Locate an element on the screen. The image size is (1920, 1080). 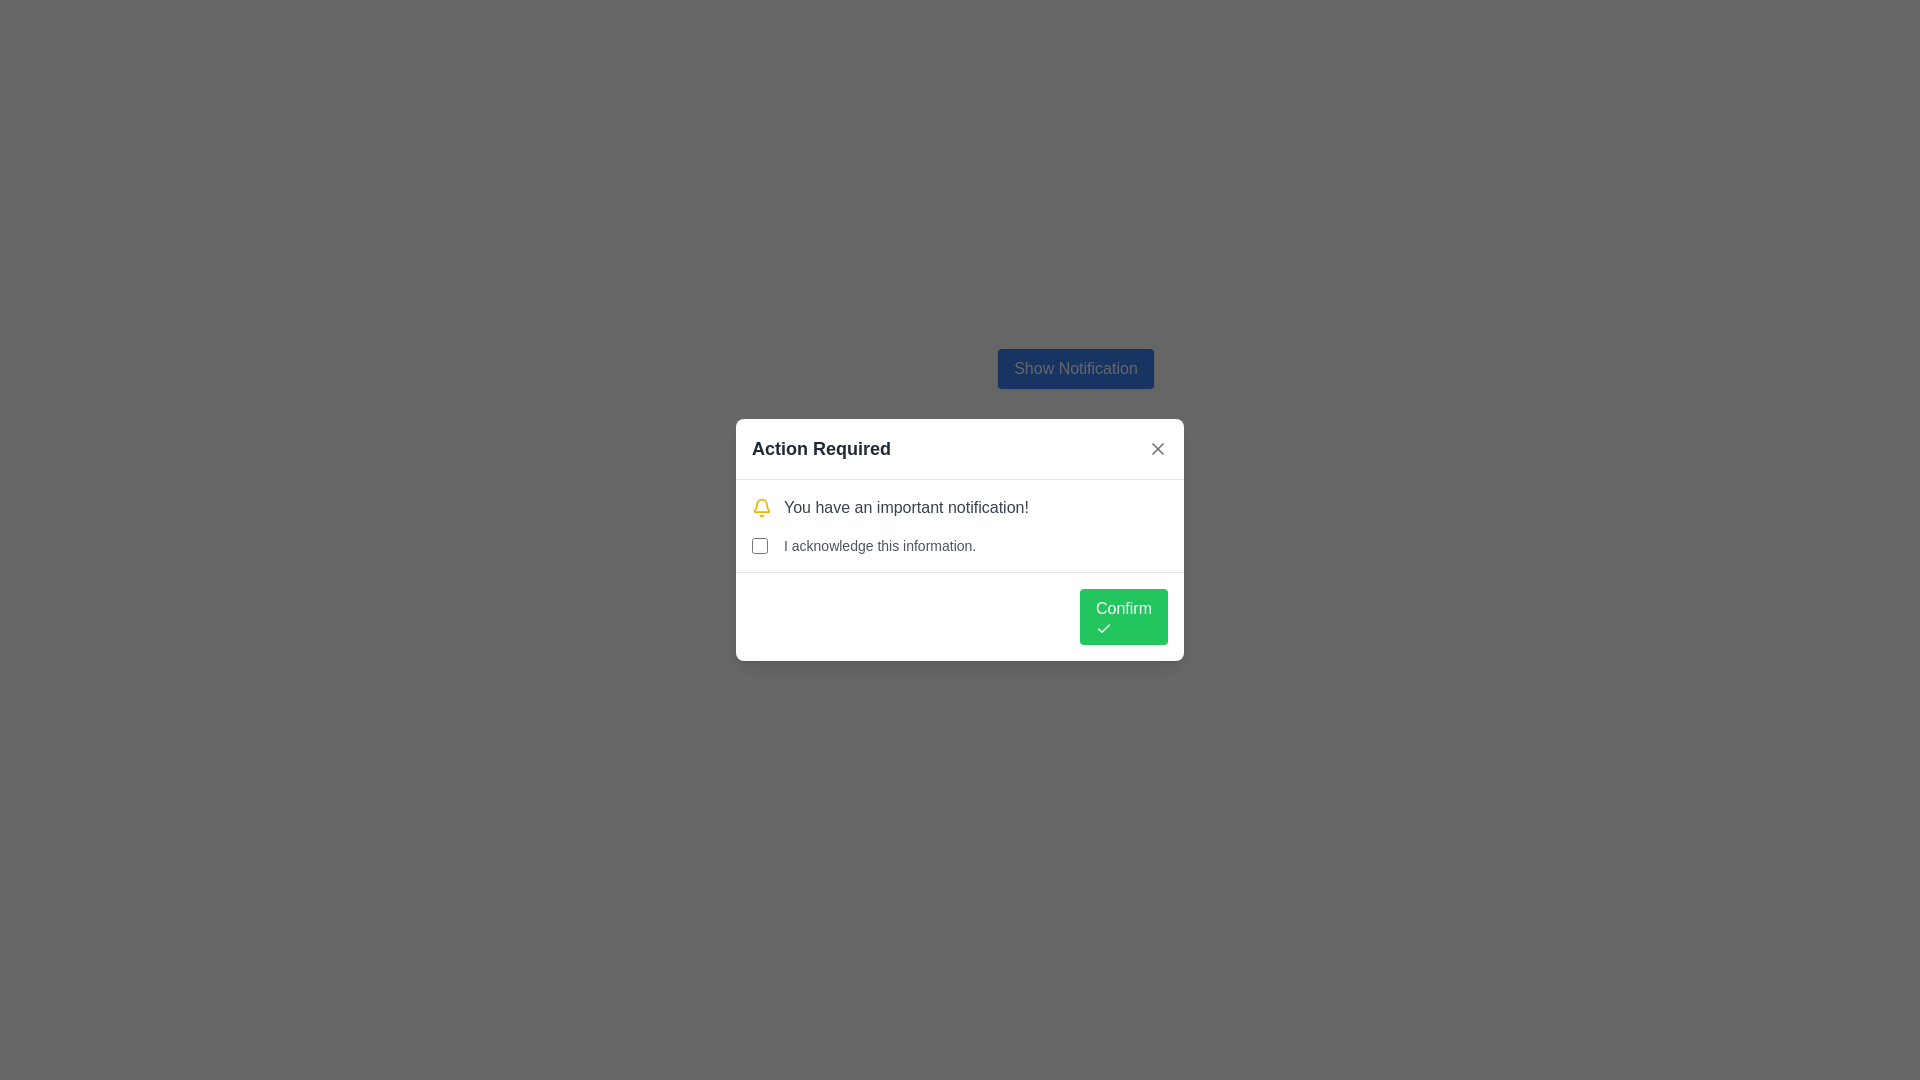
the acknowledgment checkbox located within the 'Action Required' modal dialog box, positioned below the title and above the 'Confirm' button is located at coordinates (960, 524).